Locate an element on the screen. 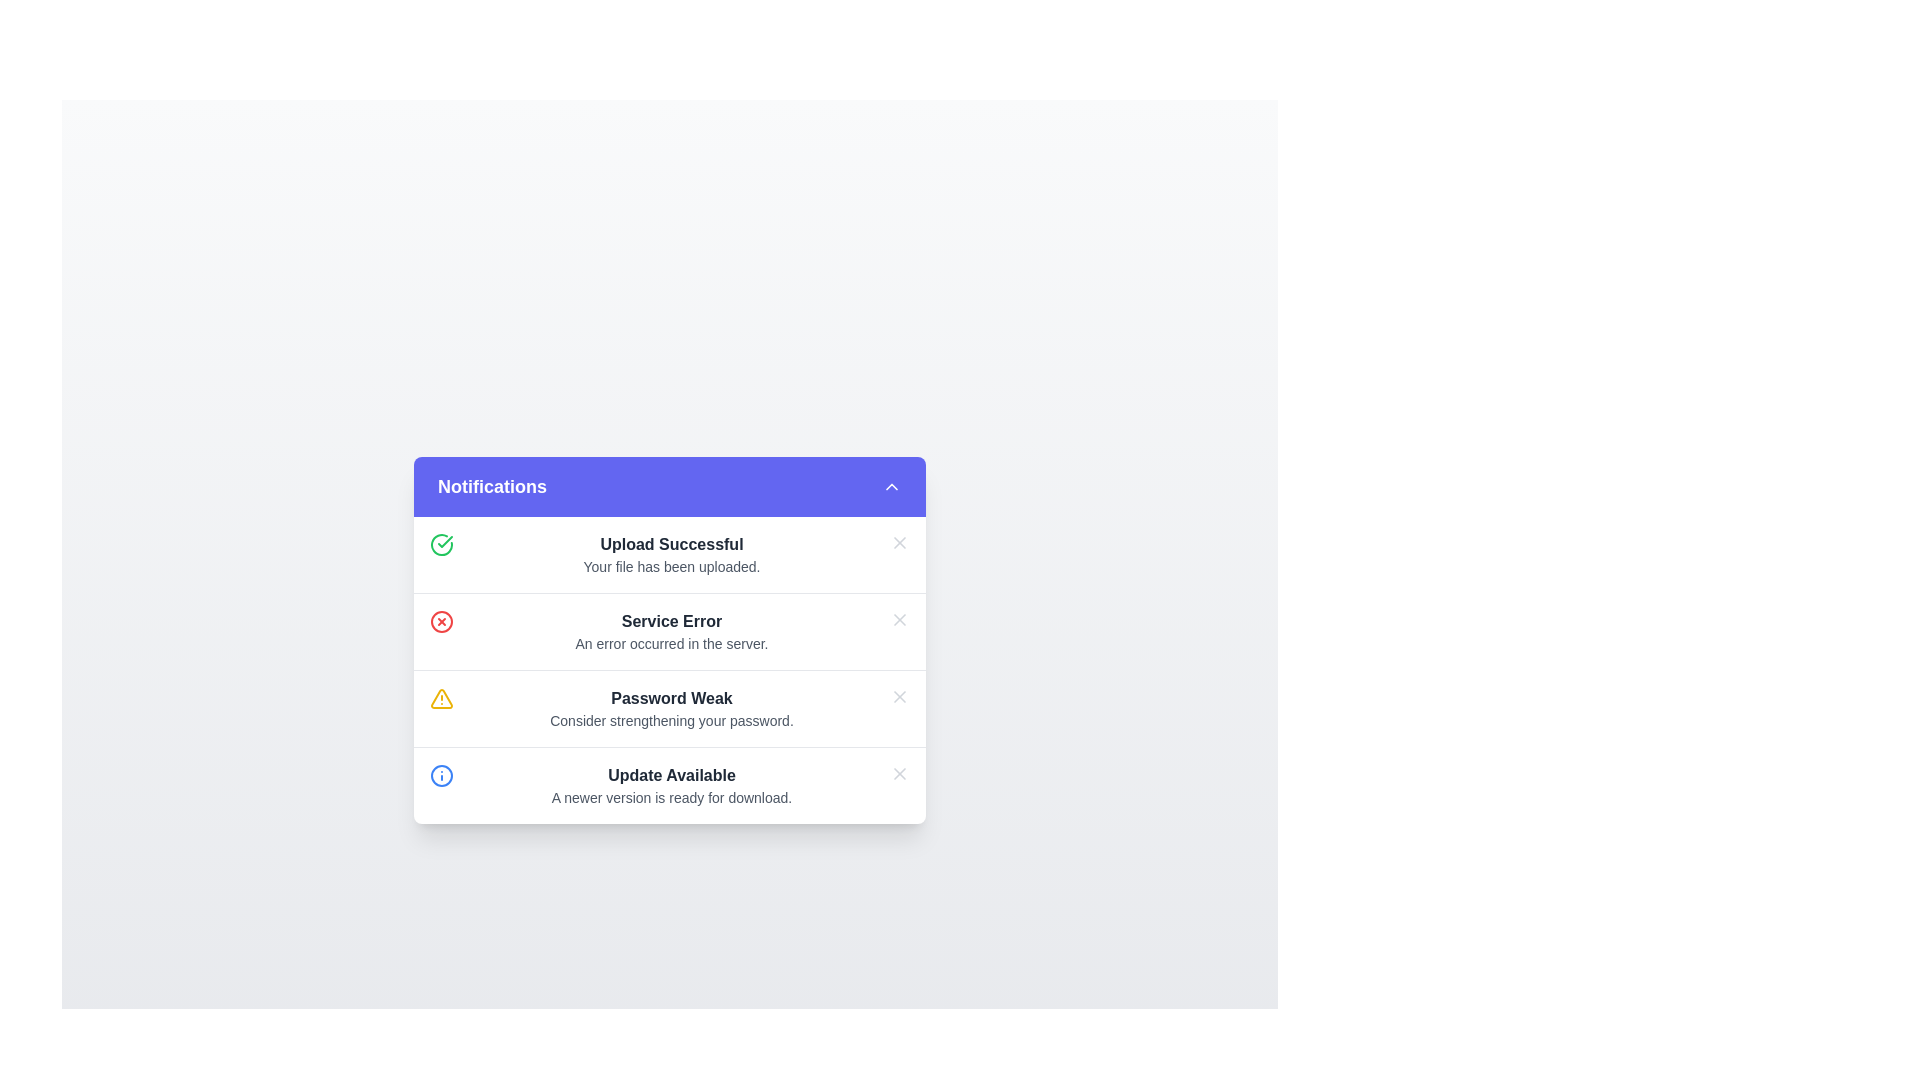 The image size is (1920, 1080). text of the bold-text title of the third notification indicating that the password is weak, located below 'Service Error' and above 'Update Available' is located at coordinates (672, 697).